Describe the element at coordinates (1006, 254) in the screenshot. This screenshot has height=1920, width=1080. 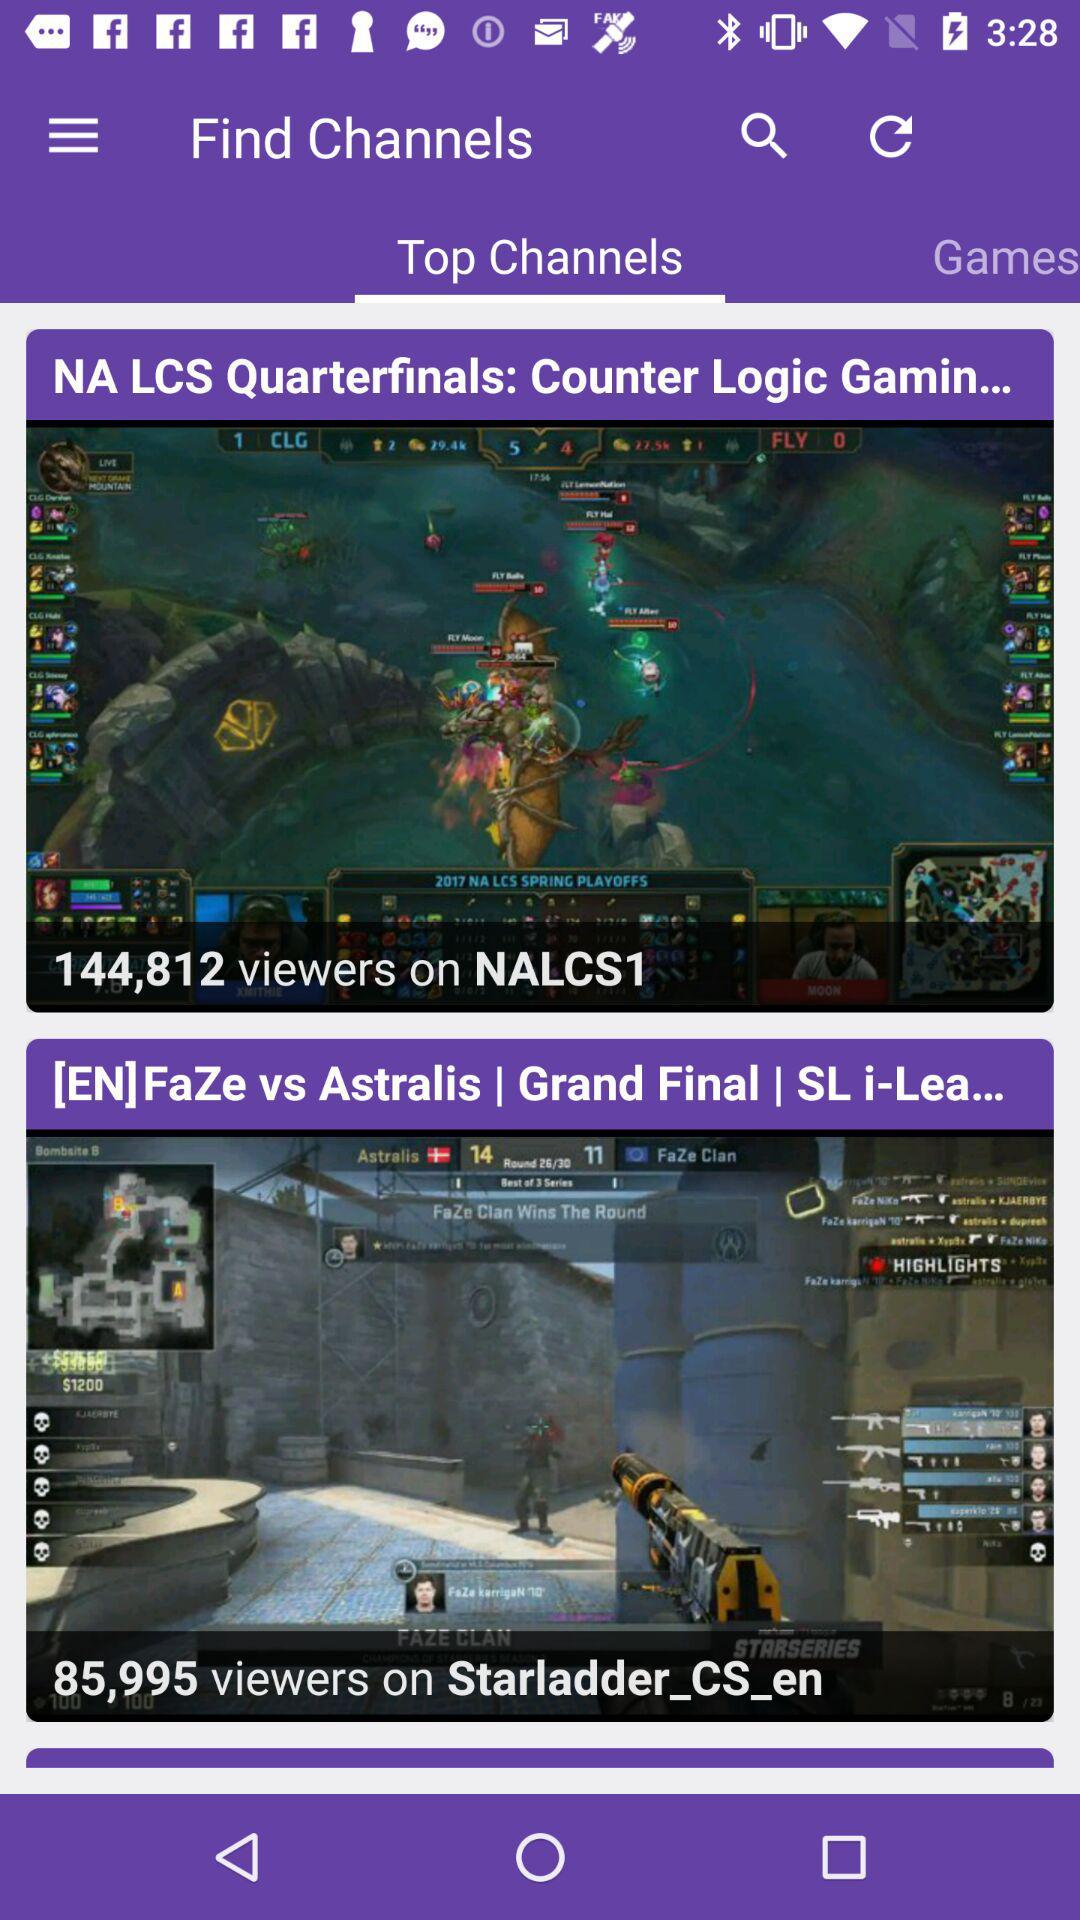
I see `the games` at that location.